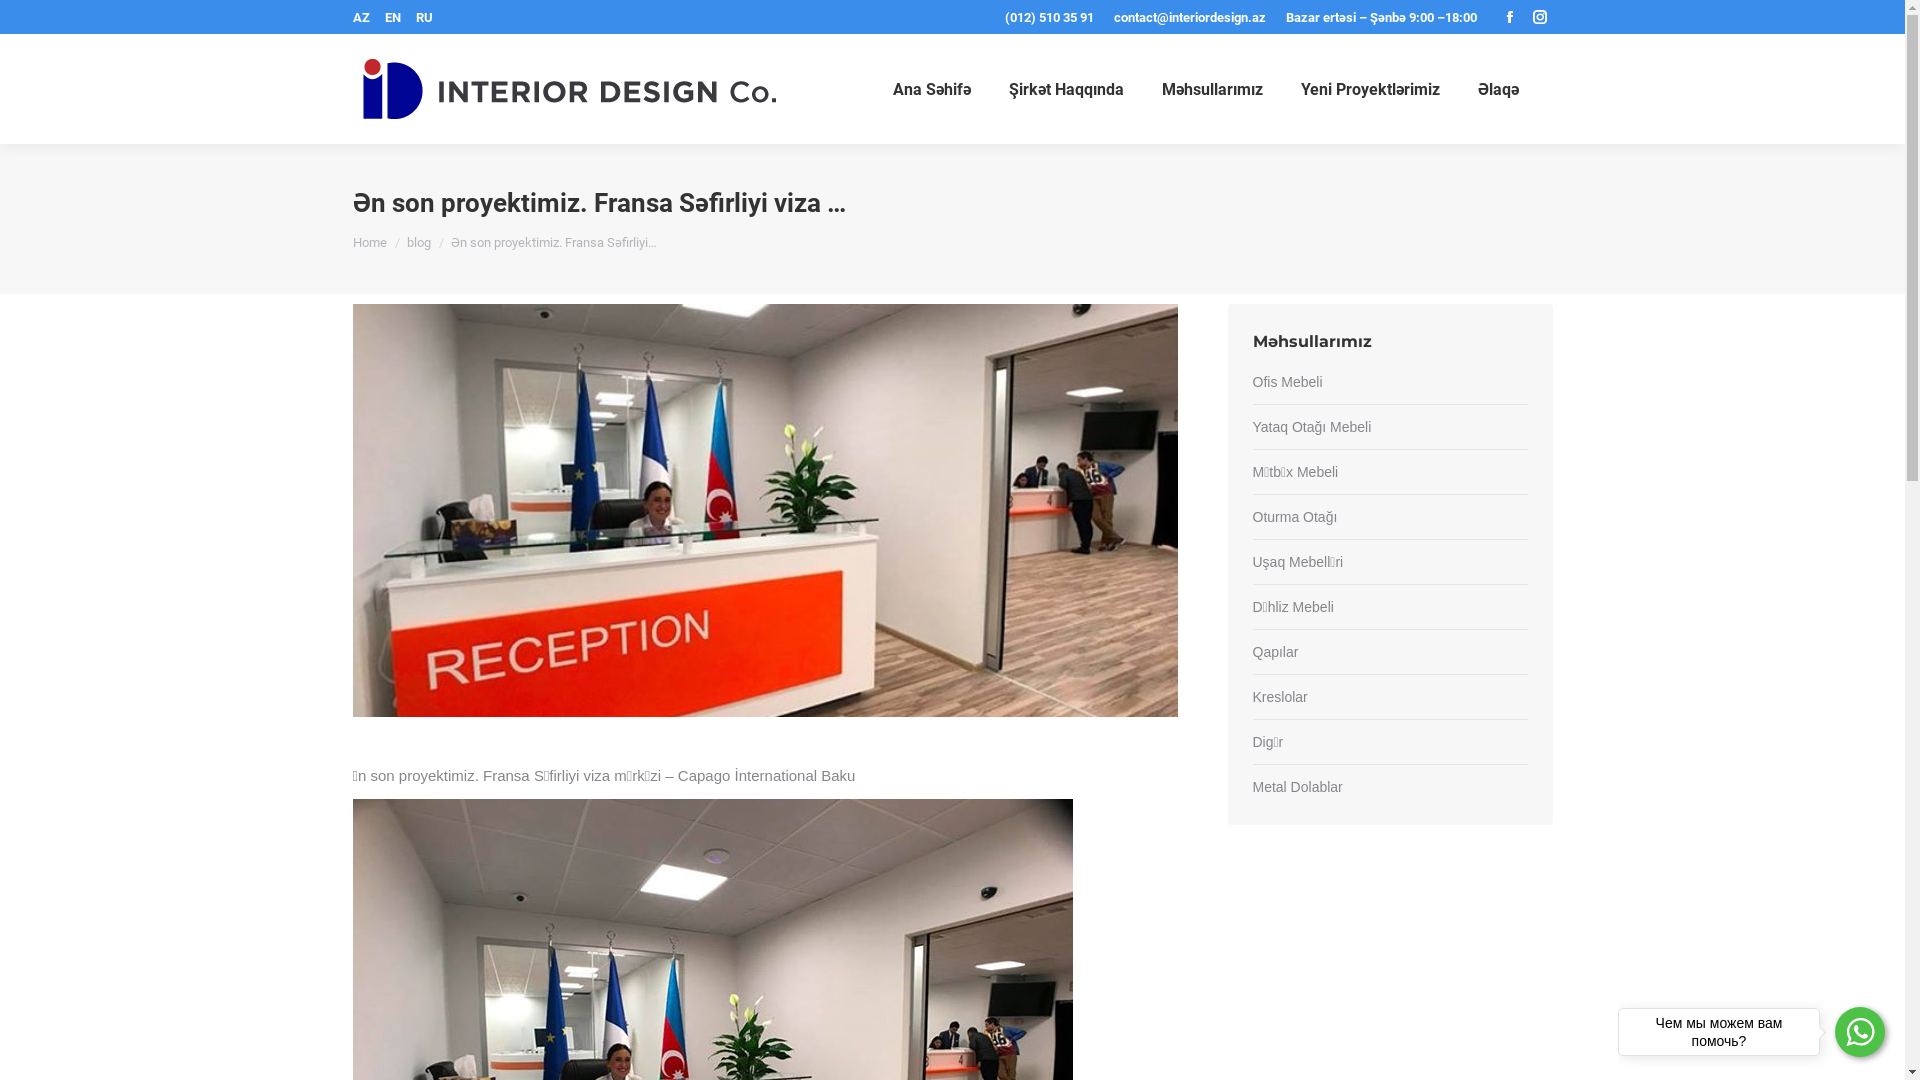 The width and height of the screenshot is (1920, 1080). Describe the element at coordinates (421, 17) in the screenshot. I see `'RU'` at that location.